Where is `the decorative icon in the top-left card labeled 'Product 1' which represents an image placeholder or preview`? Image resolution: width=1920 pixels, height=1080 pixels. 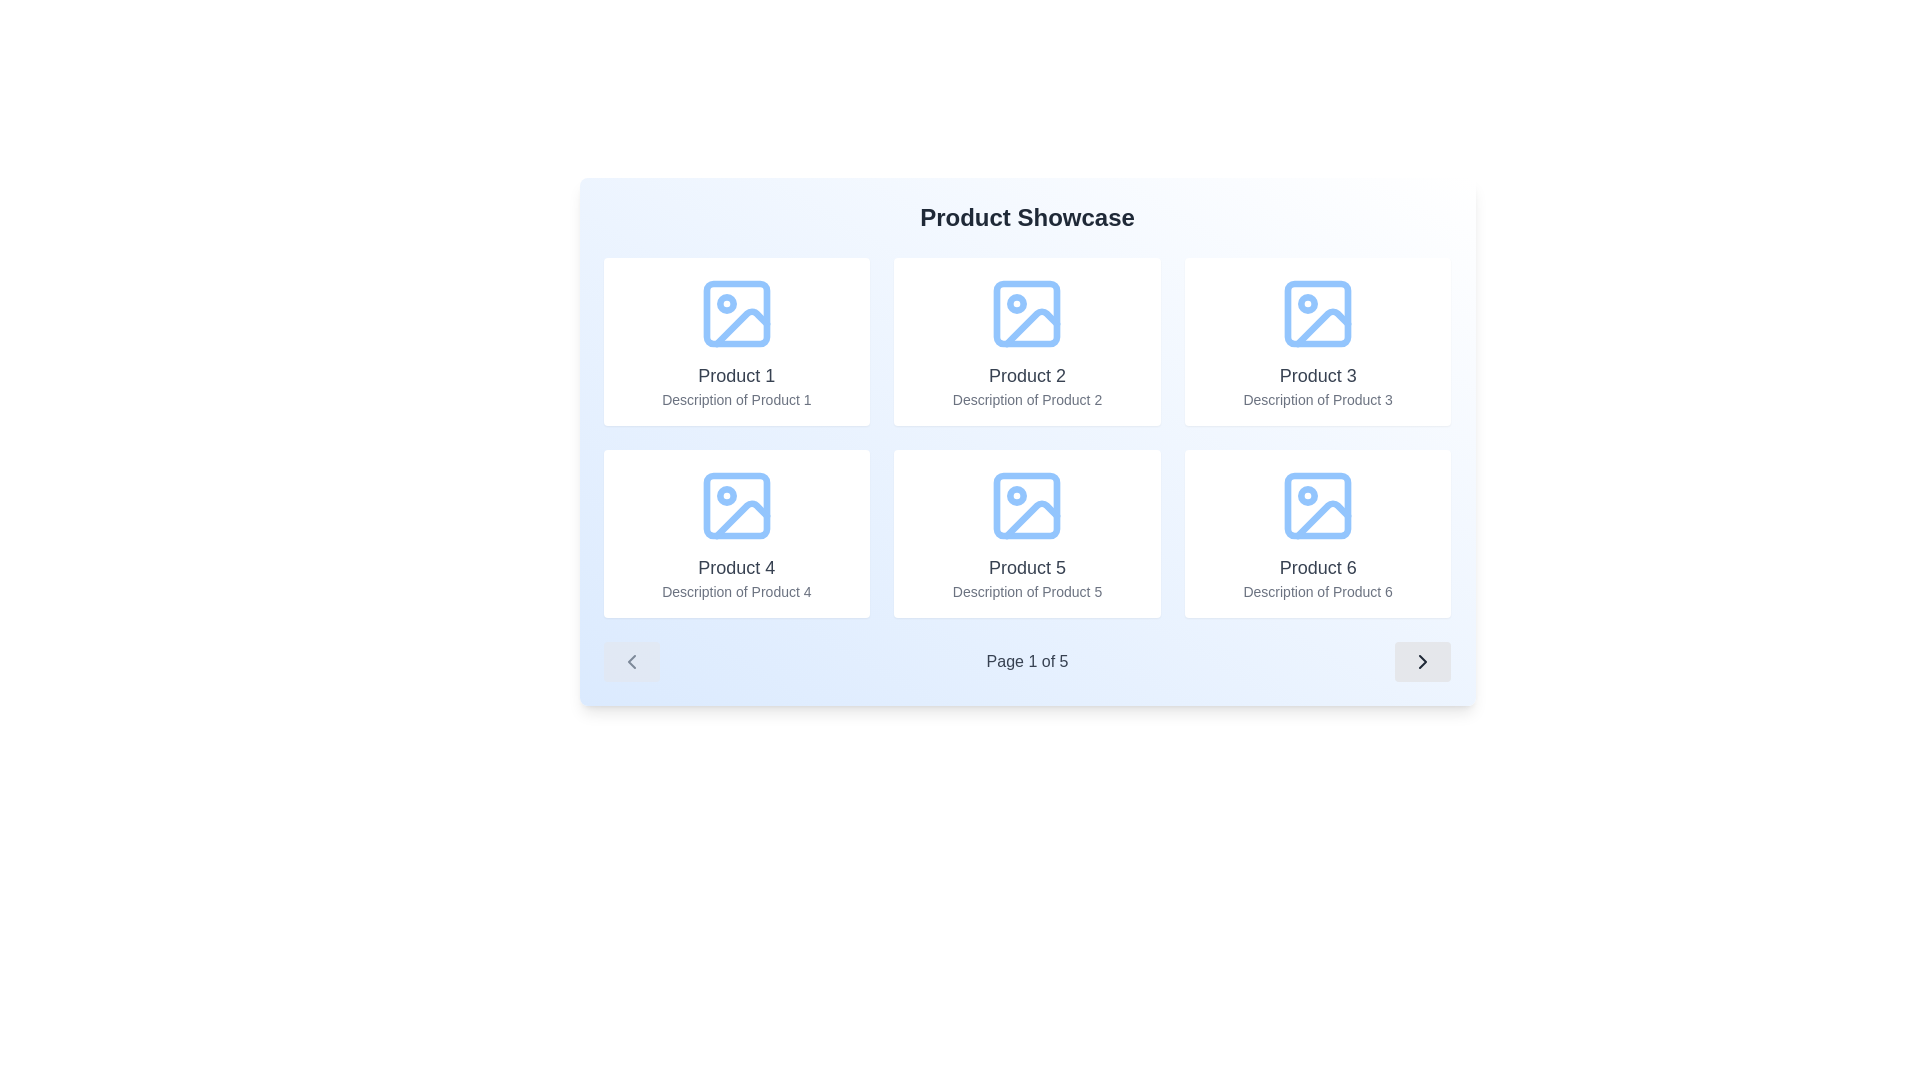
the decorative icon in the top-left card labeled 'Product 1' which represents an image placeholder or preview is located at coordinates (735, 313).